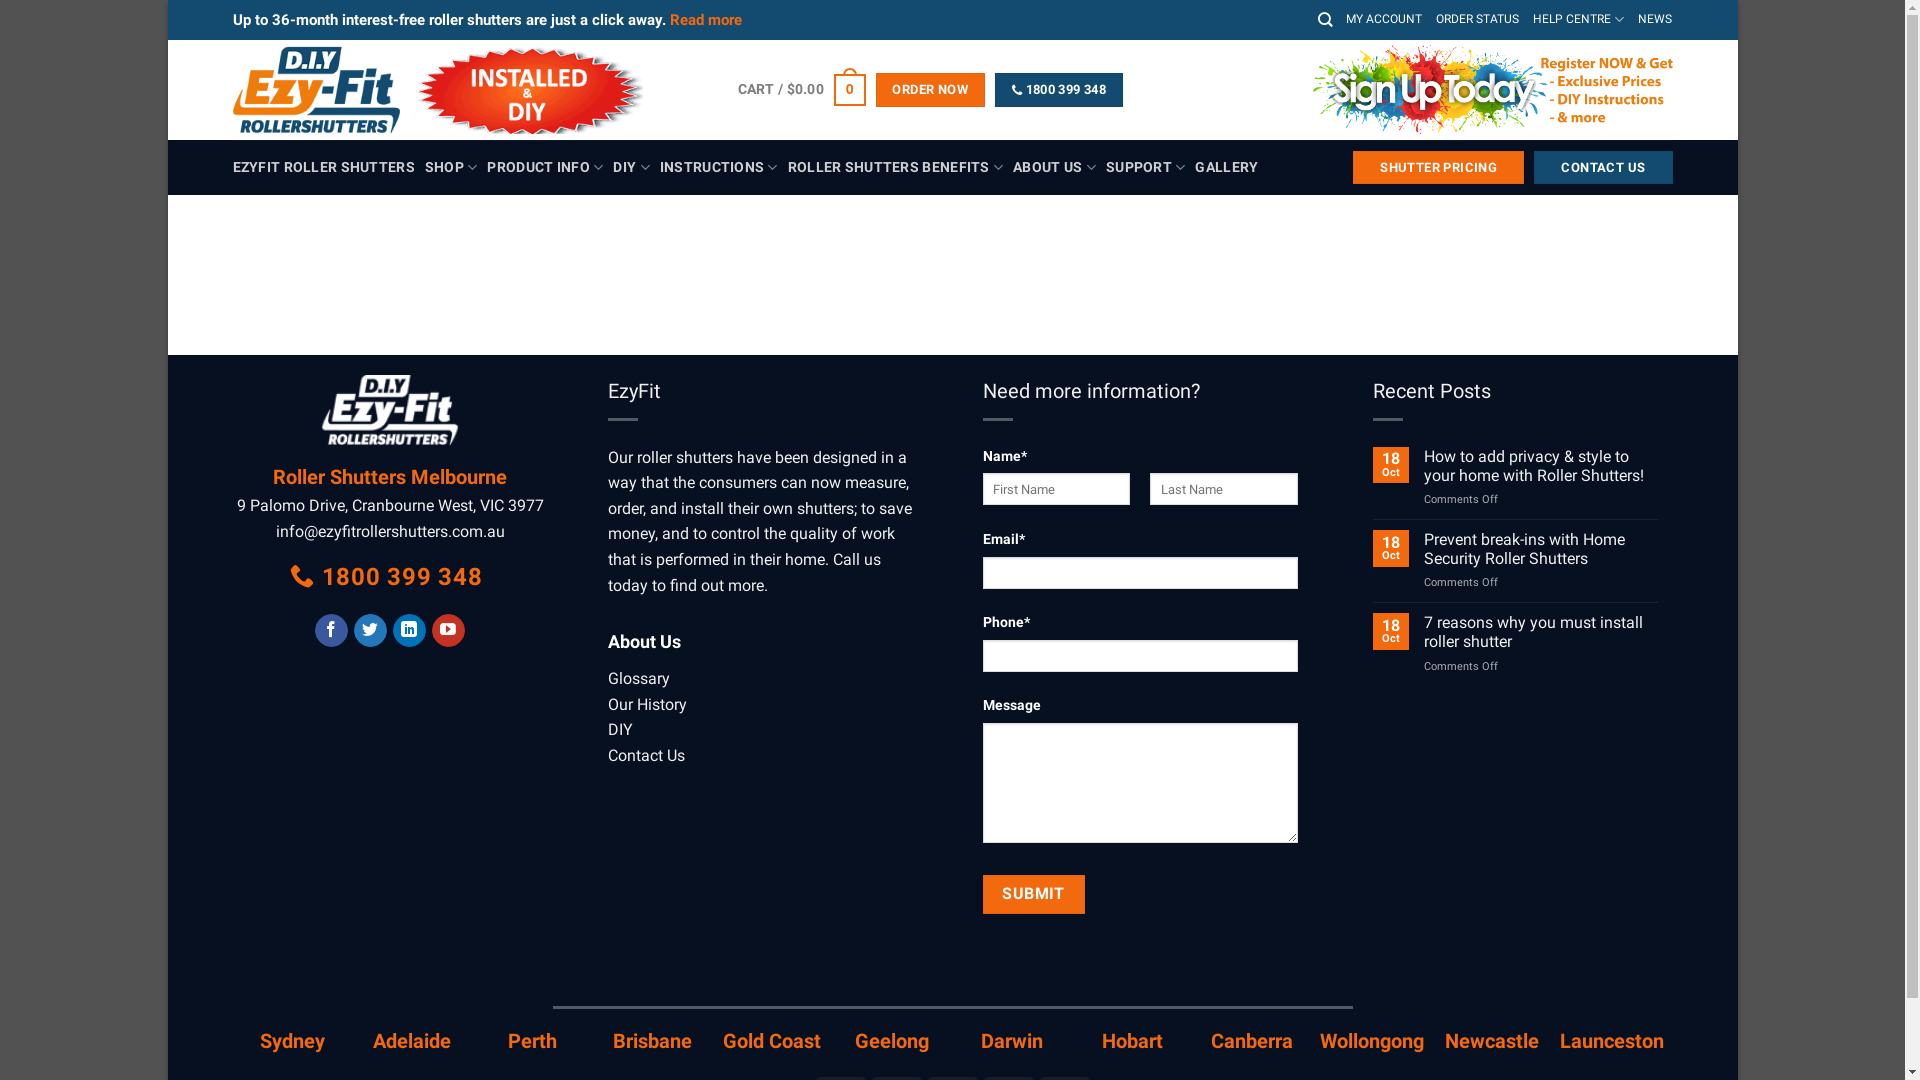  Describe the element at coordinates (389, 477) in the screenshot. I see `'Roller Shutters Melbourne'` at that location.